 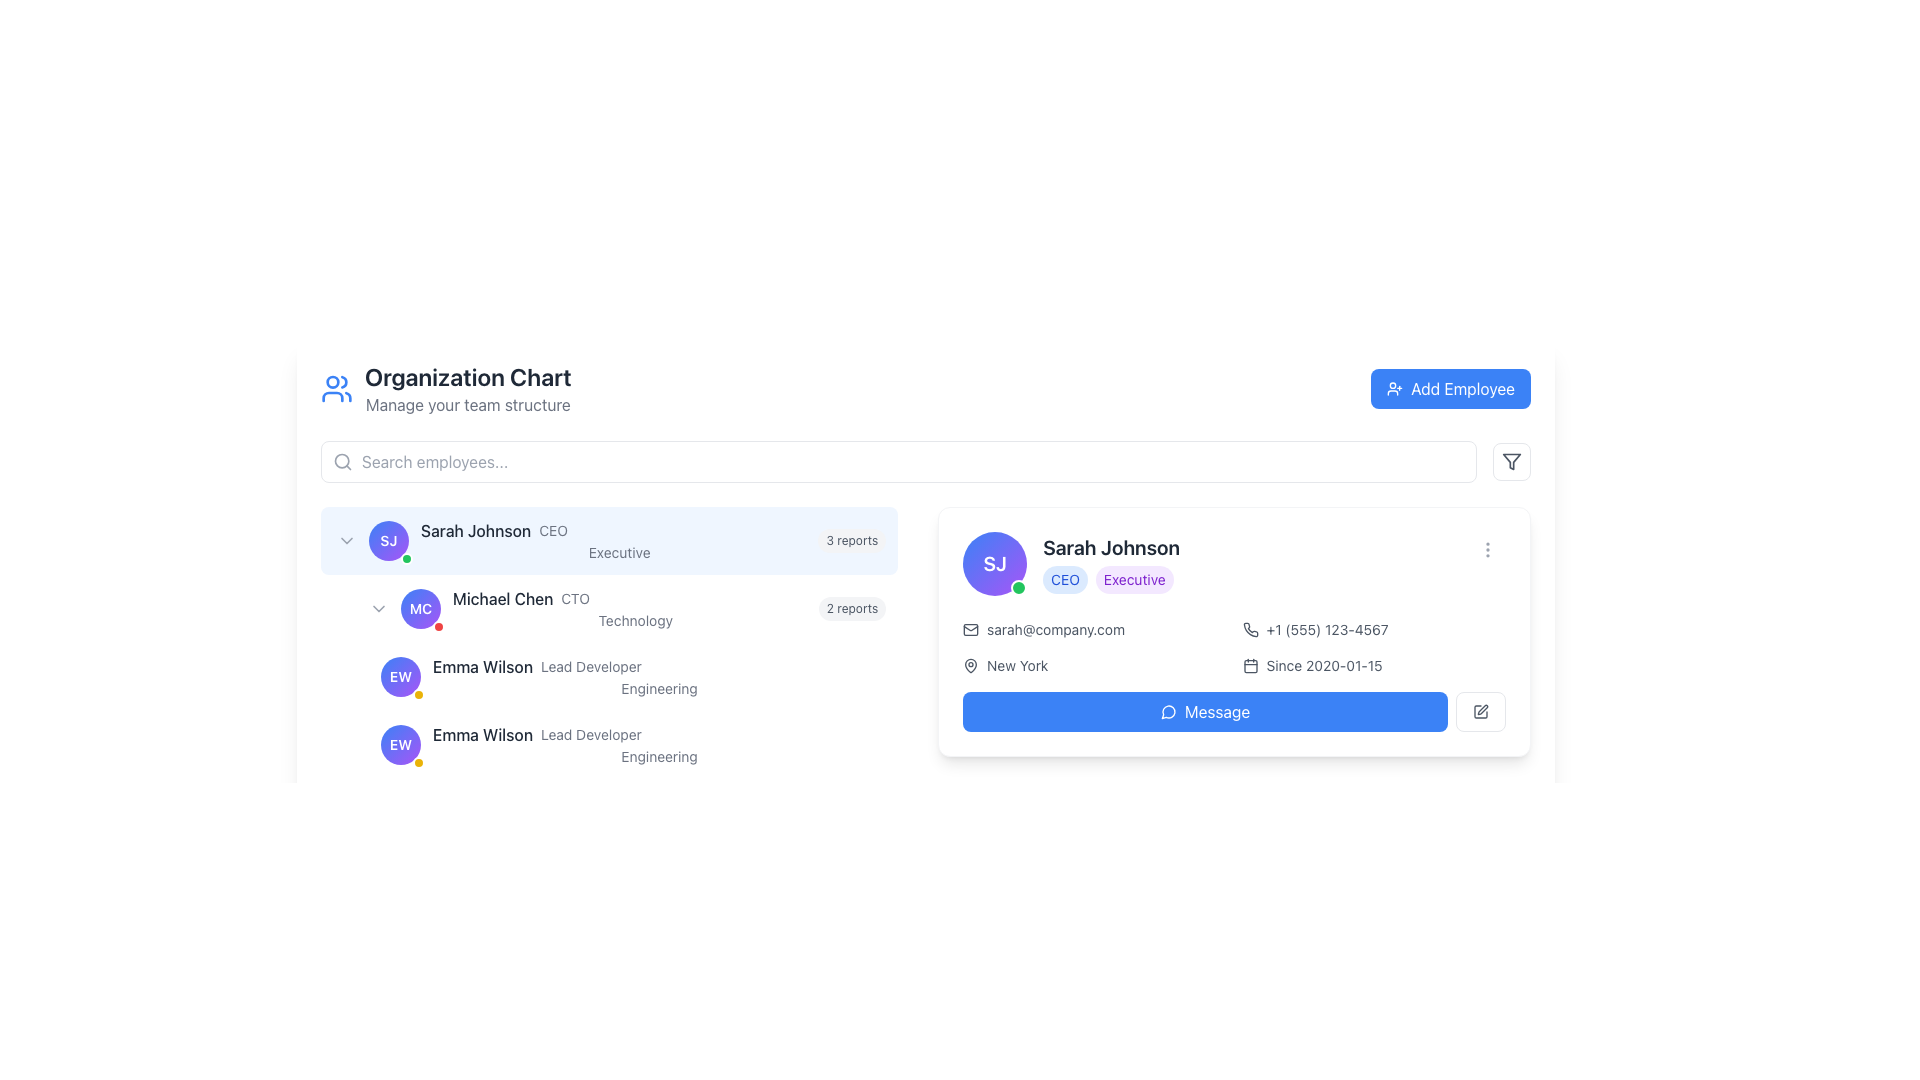 I want to click on the text display element showing 'Michael Chen' with the label 'CTO' and the word 'Technology' below it in the organization chart, so click(x=634, y=608).